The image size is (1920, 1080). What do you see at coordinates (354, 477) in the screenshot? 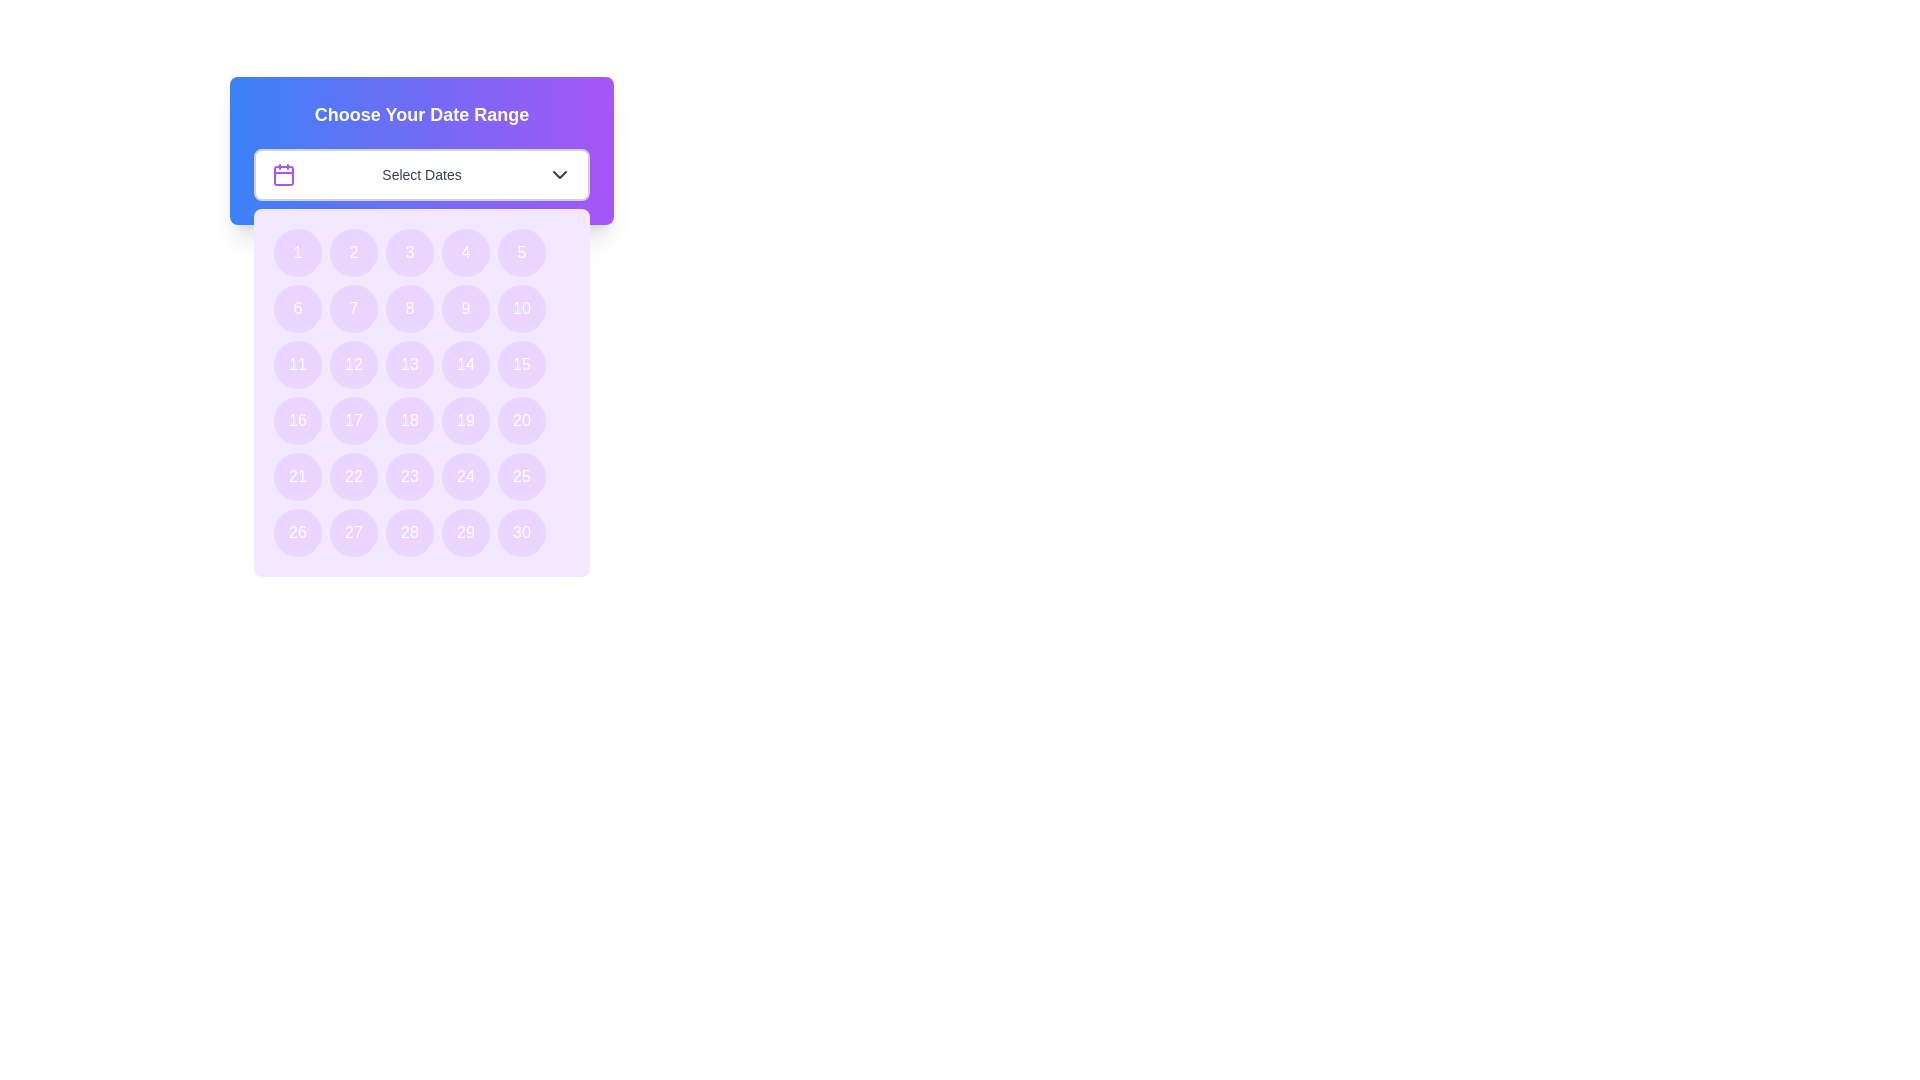
I see `the button for the date '22' in the calendar interface located in the sixth row and second column` at bounding box center [354, 477].